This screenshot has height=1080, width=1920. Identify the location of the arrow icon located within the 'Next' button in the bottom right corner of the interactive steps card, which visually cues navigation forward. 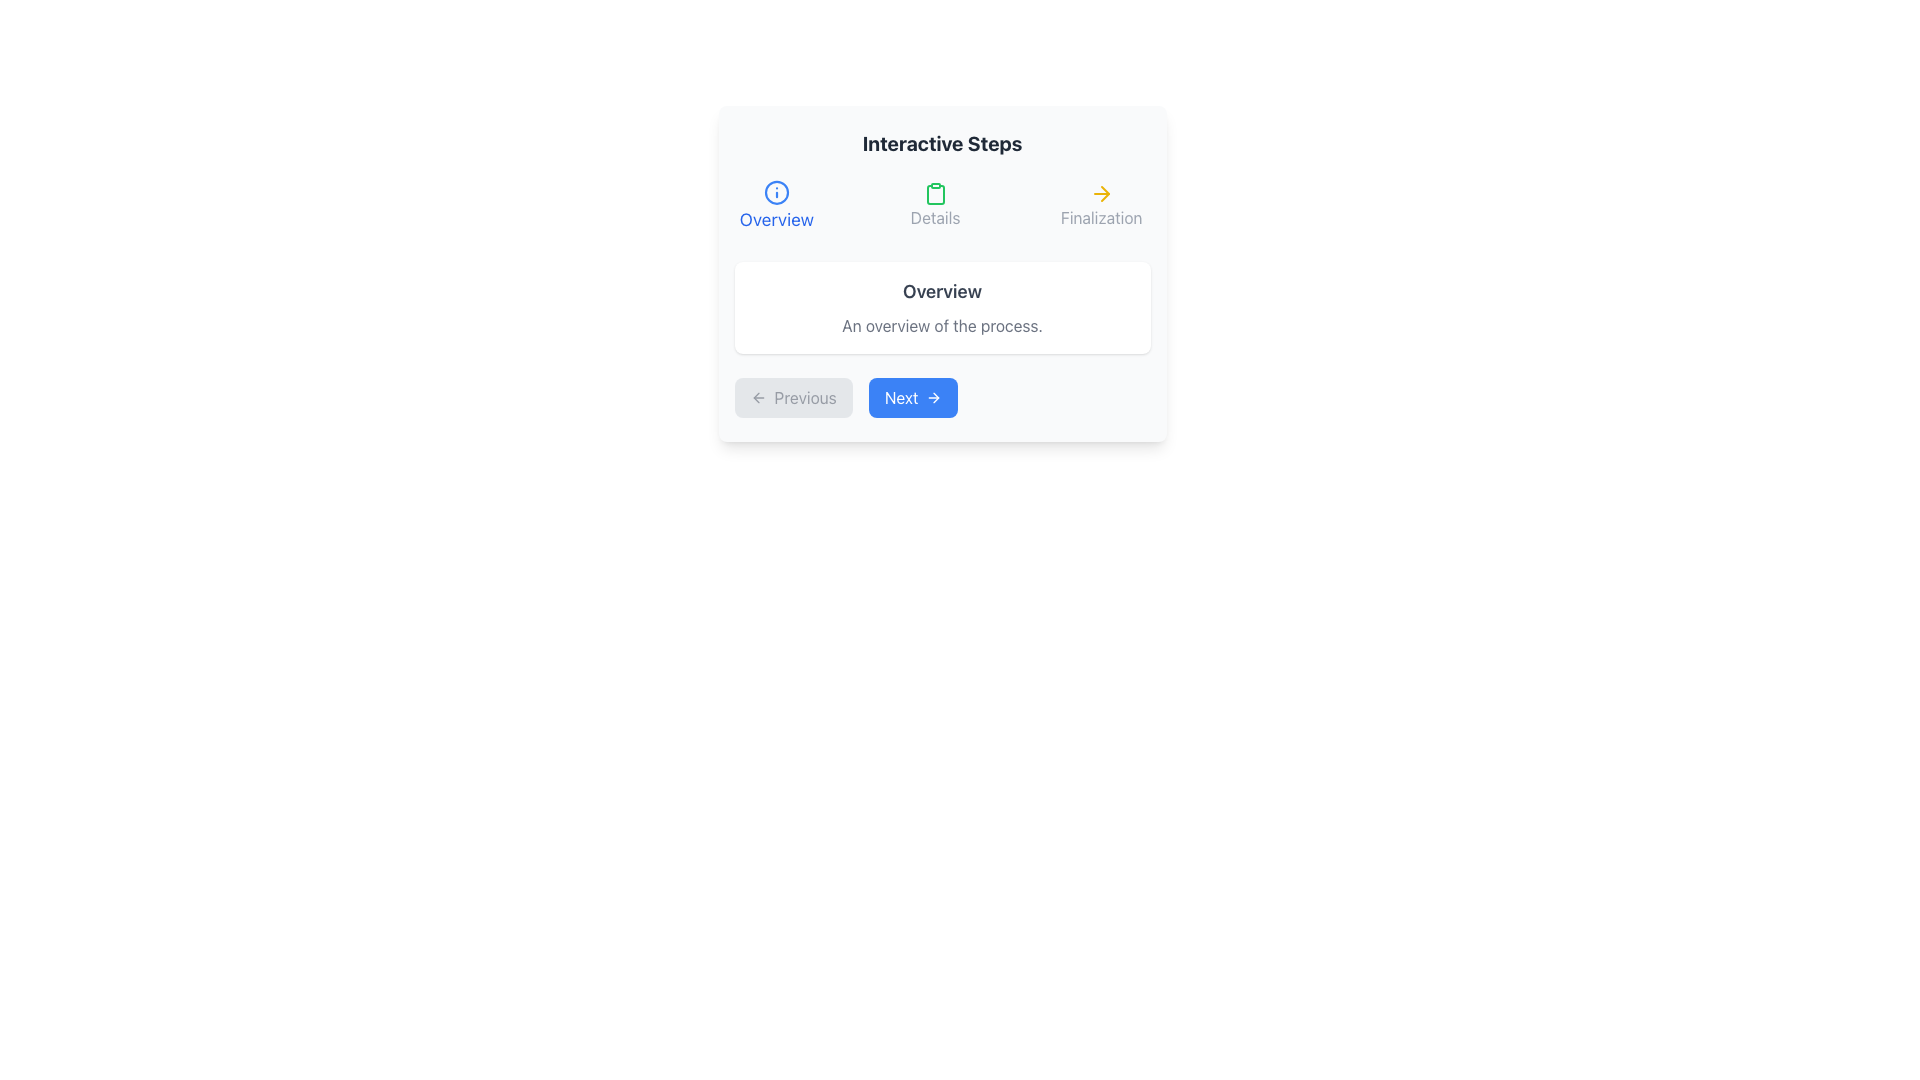
(933, 397).